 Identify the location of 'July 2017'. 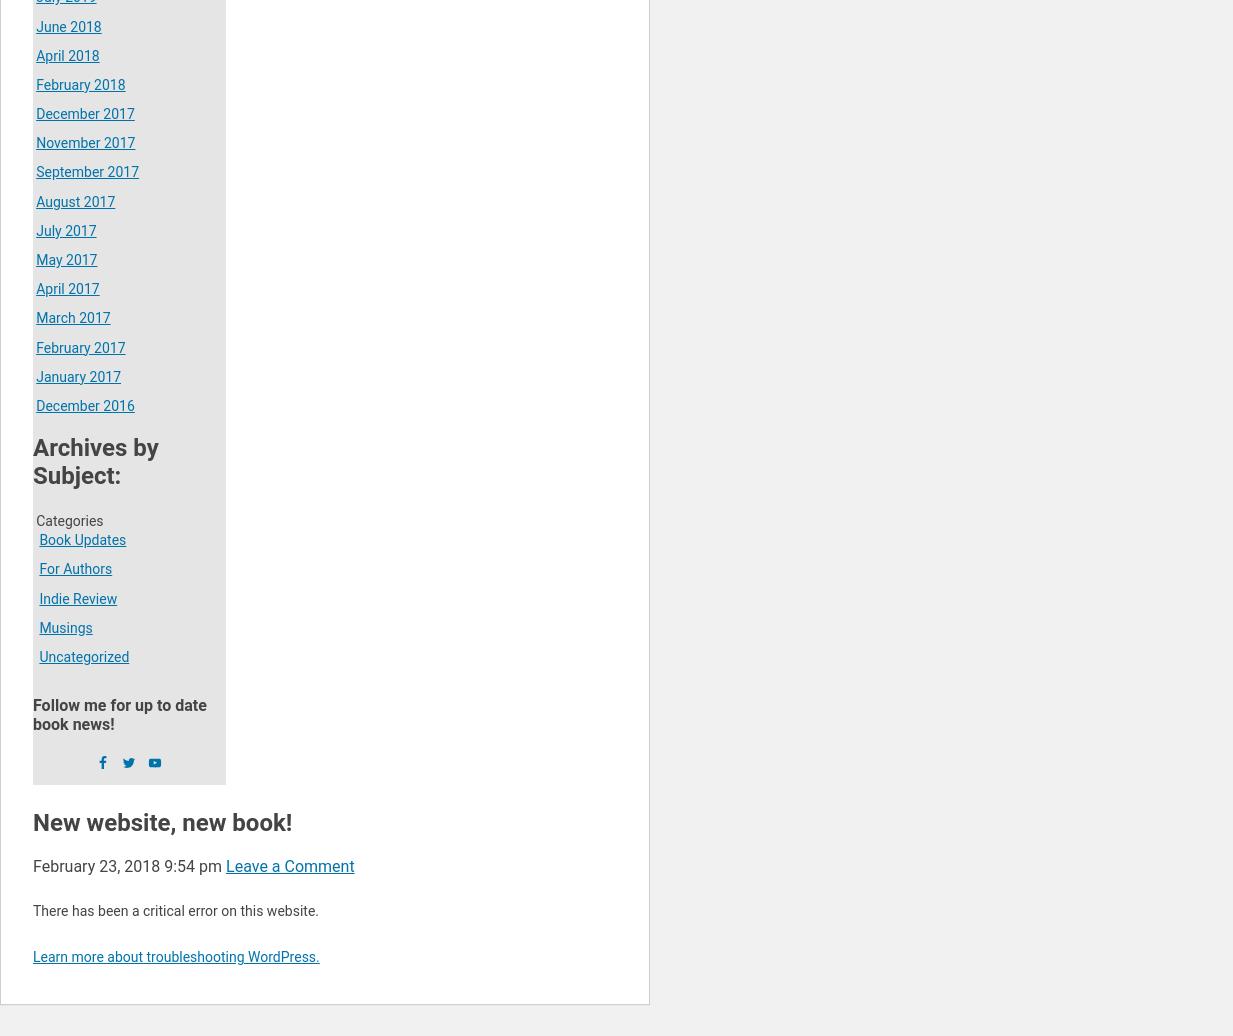
(64, 229).